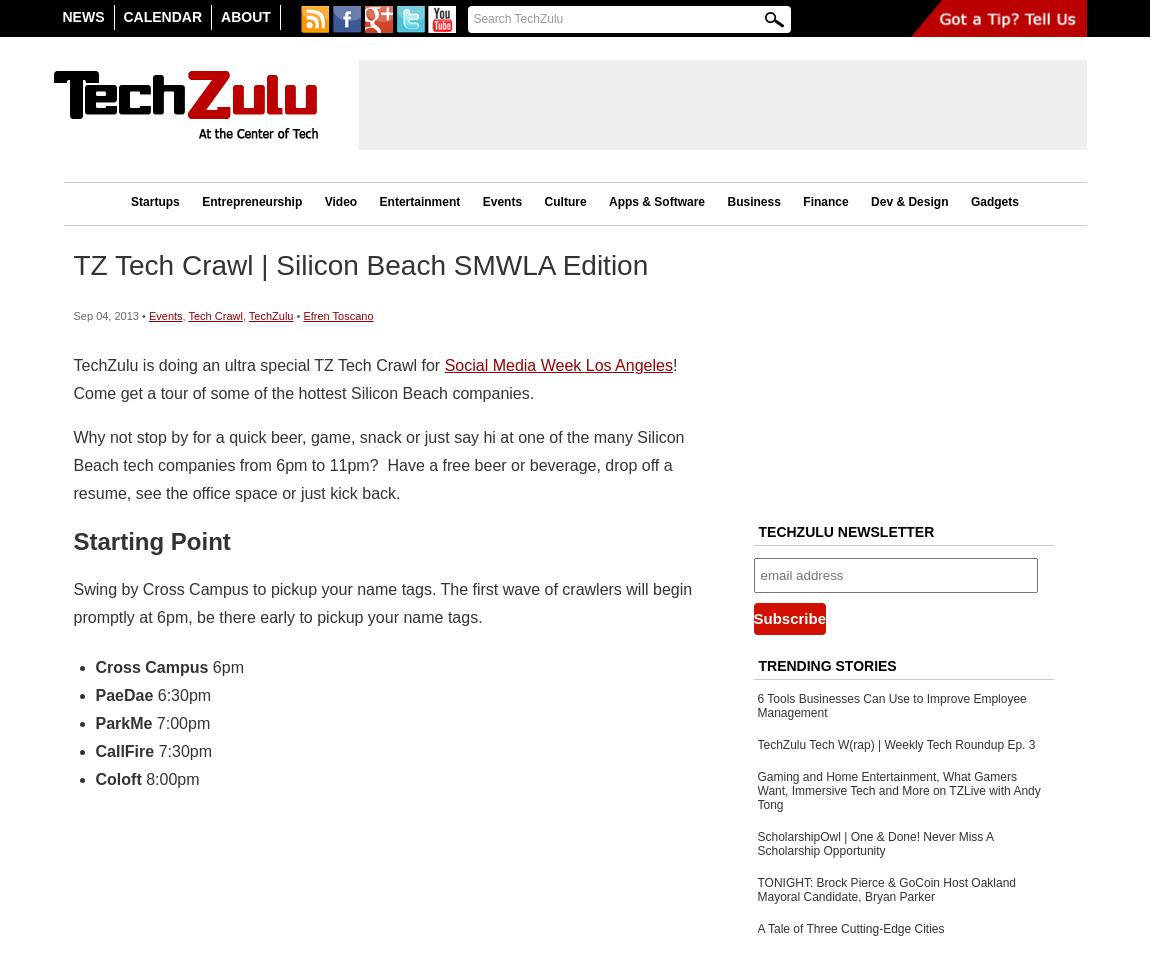 The height and width of the screenshot is (955, 1160). Describe the element at coordinates (224, 665) in the screenshot. I see `'6pm'` at that location.